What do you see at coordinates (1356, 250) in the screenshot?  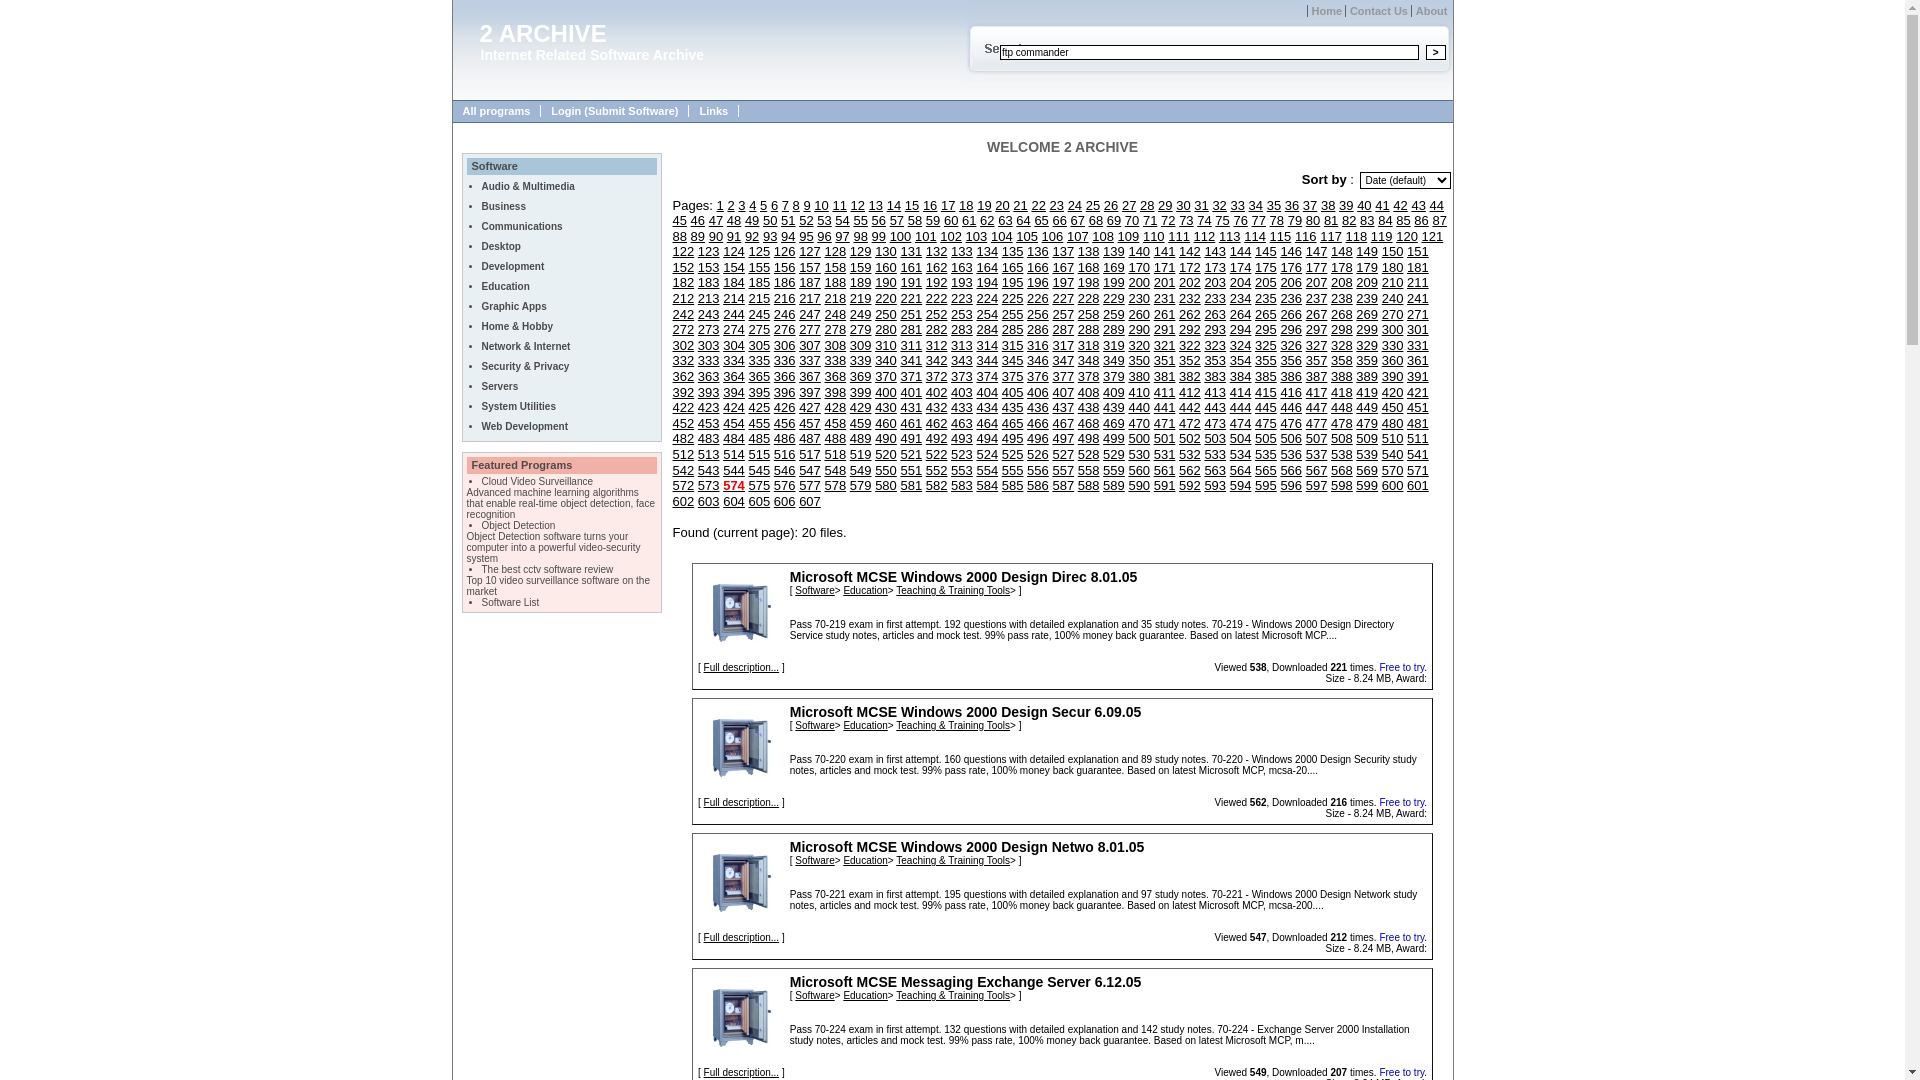 I see `'149'` at bounding box center [1356, 250].